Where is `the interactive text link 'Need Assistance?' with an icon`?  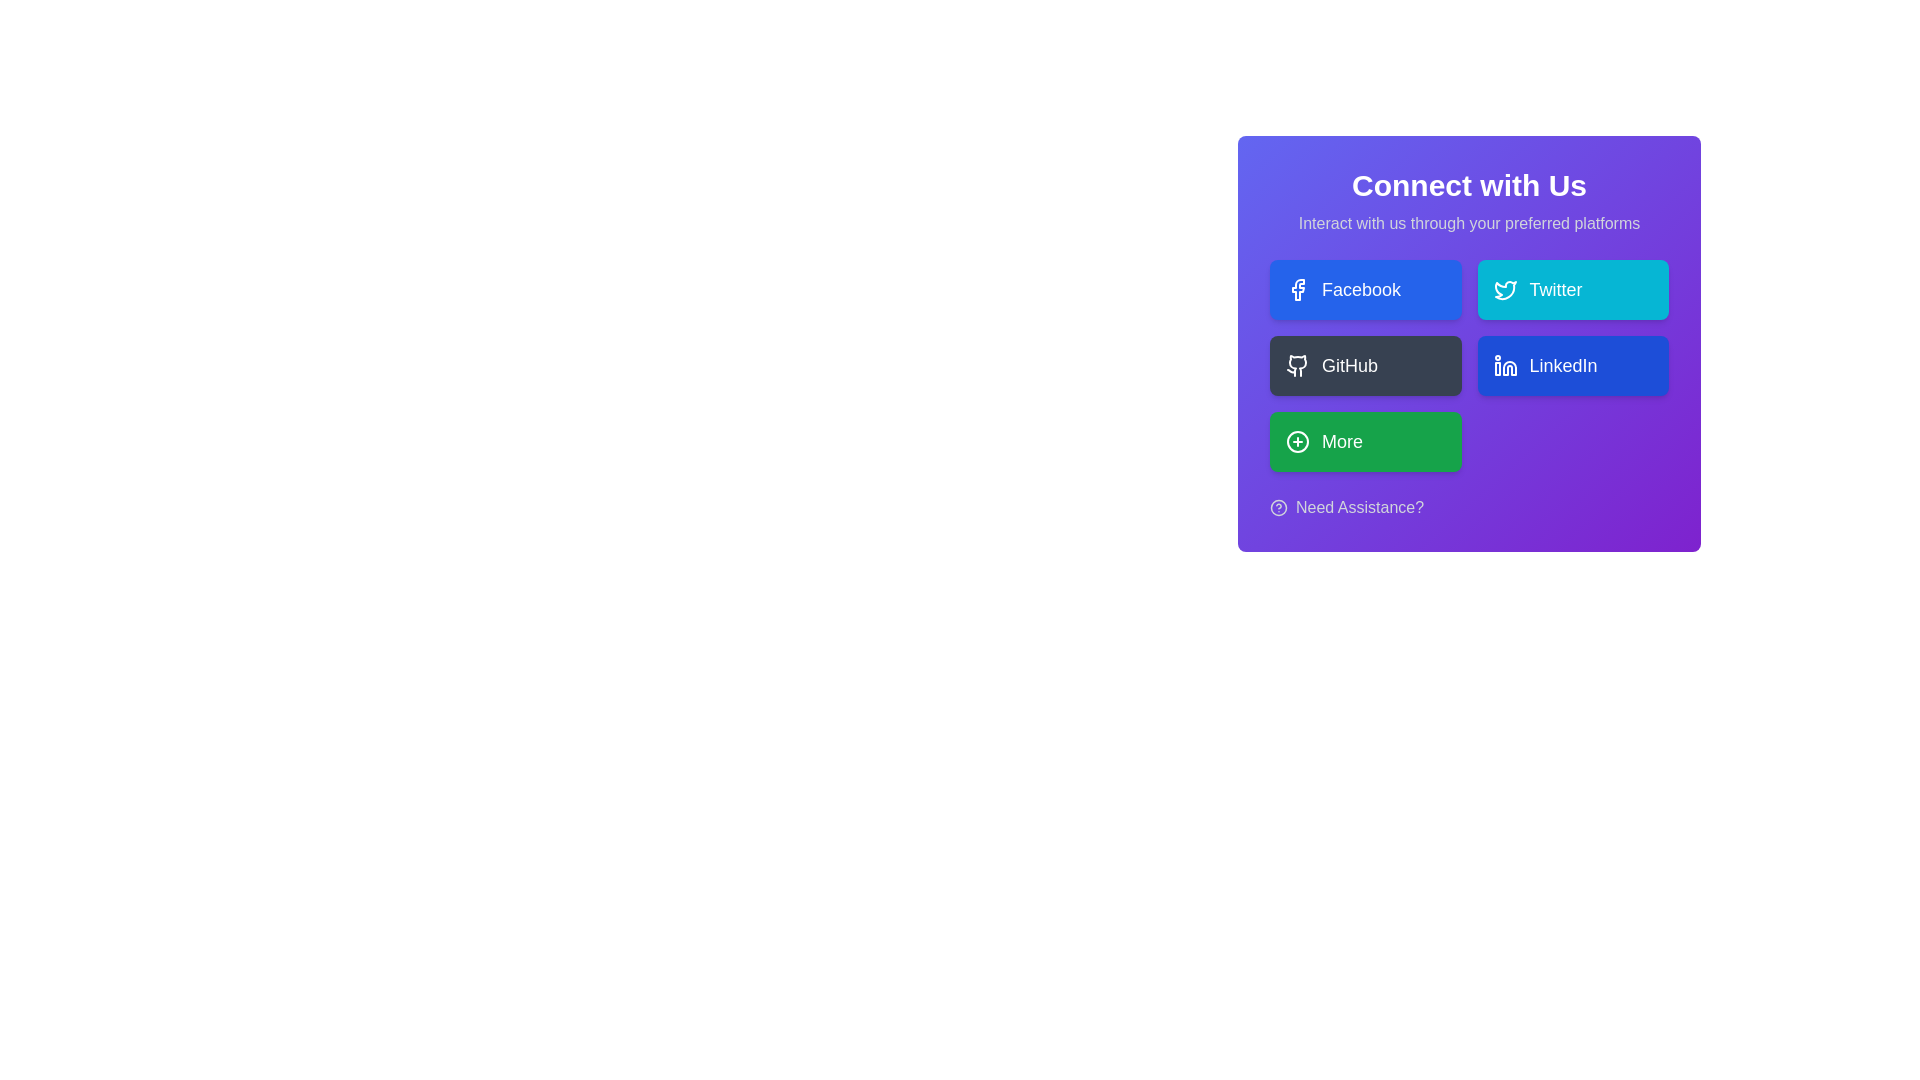 the interactive text link 'Need Assistance?' with an icon is located at coordinates (1347, 507).